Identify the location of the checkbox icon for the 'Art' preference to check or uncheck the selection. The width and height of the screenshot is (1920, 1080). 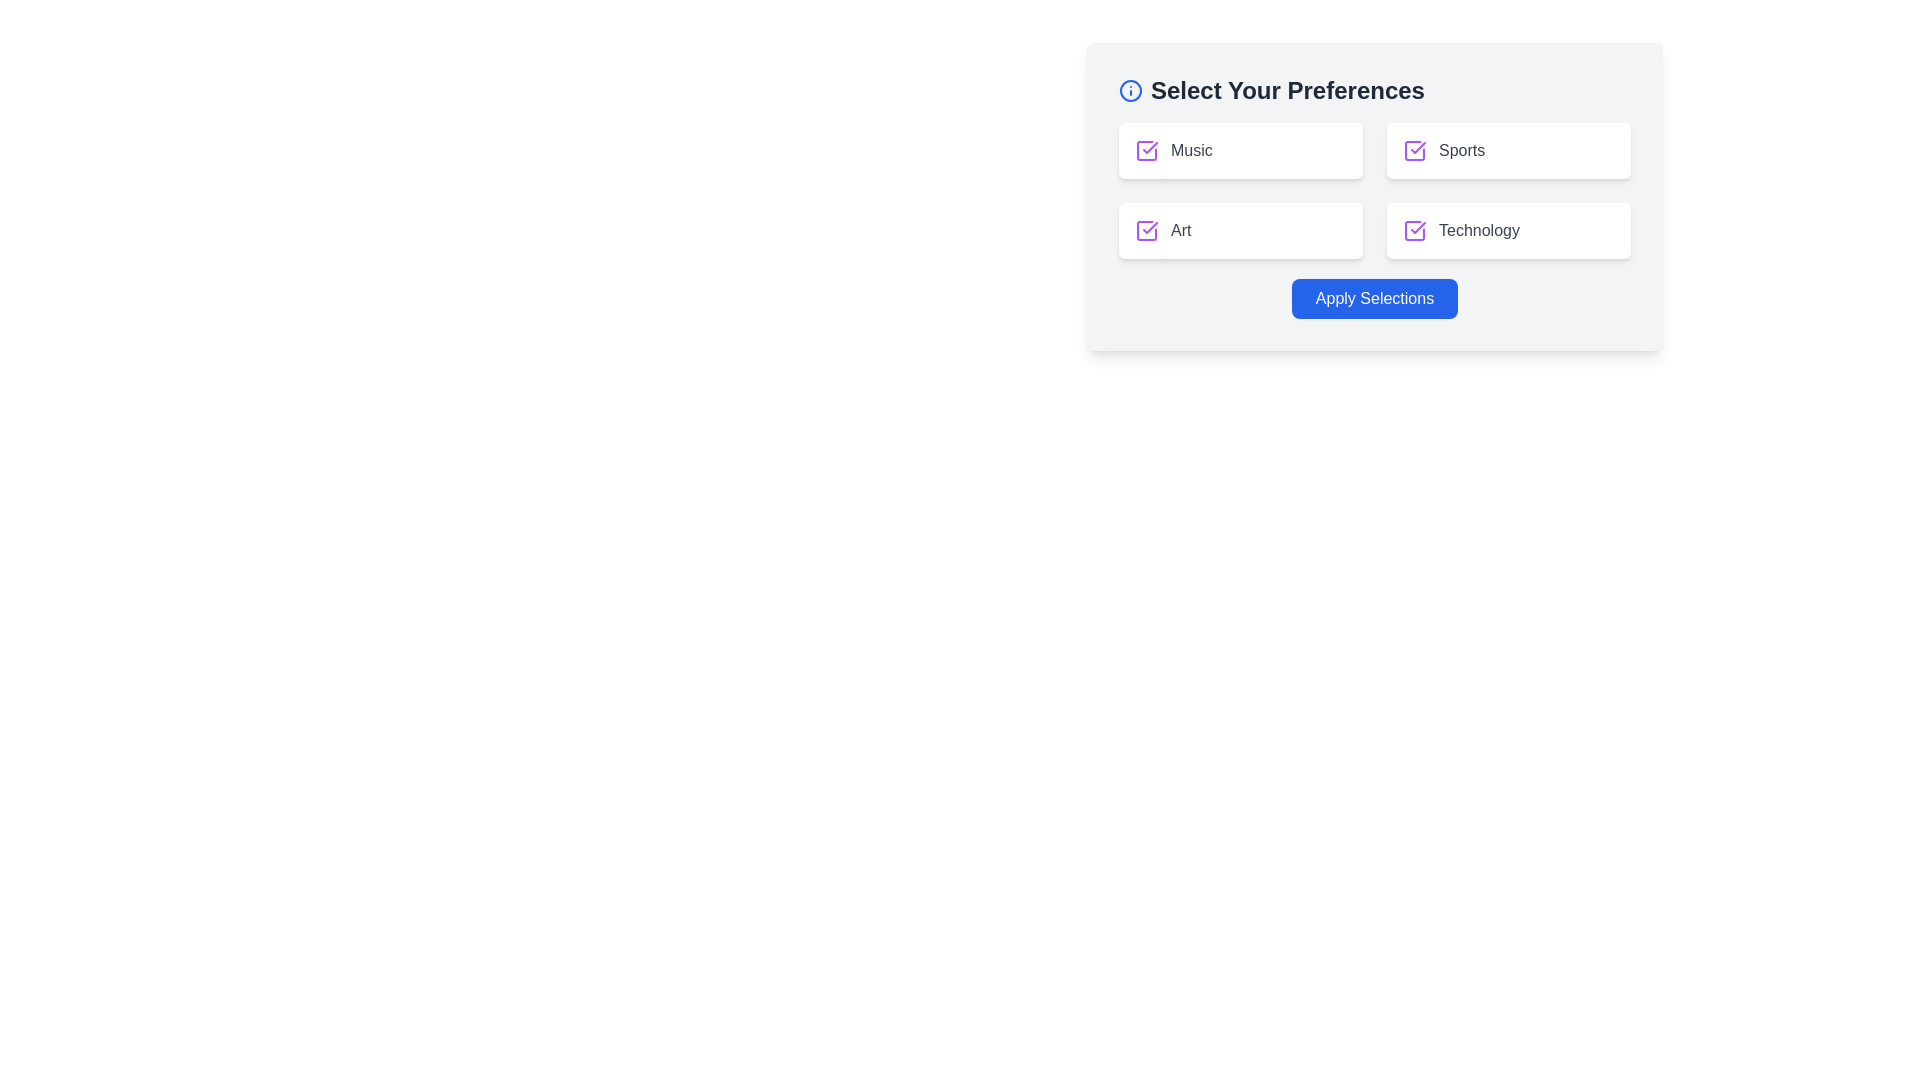
(1147, 230).